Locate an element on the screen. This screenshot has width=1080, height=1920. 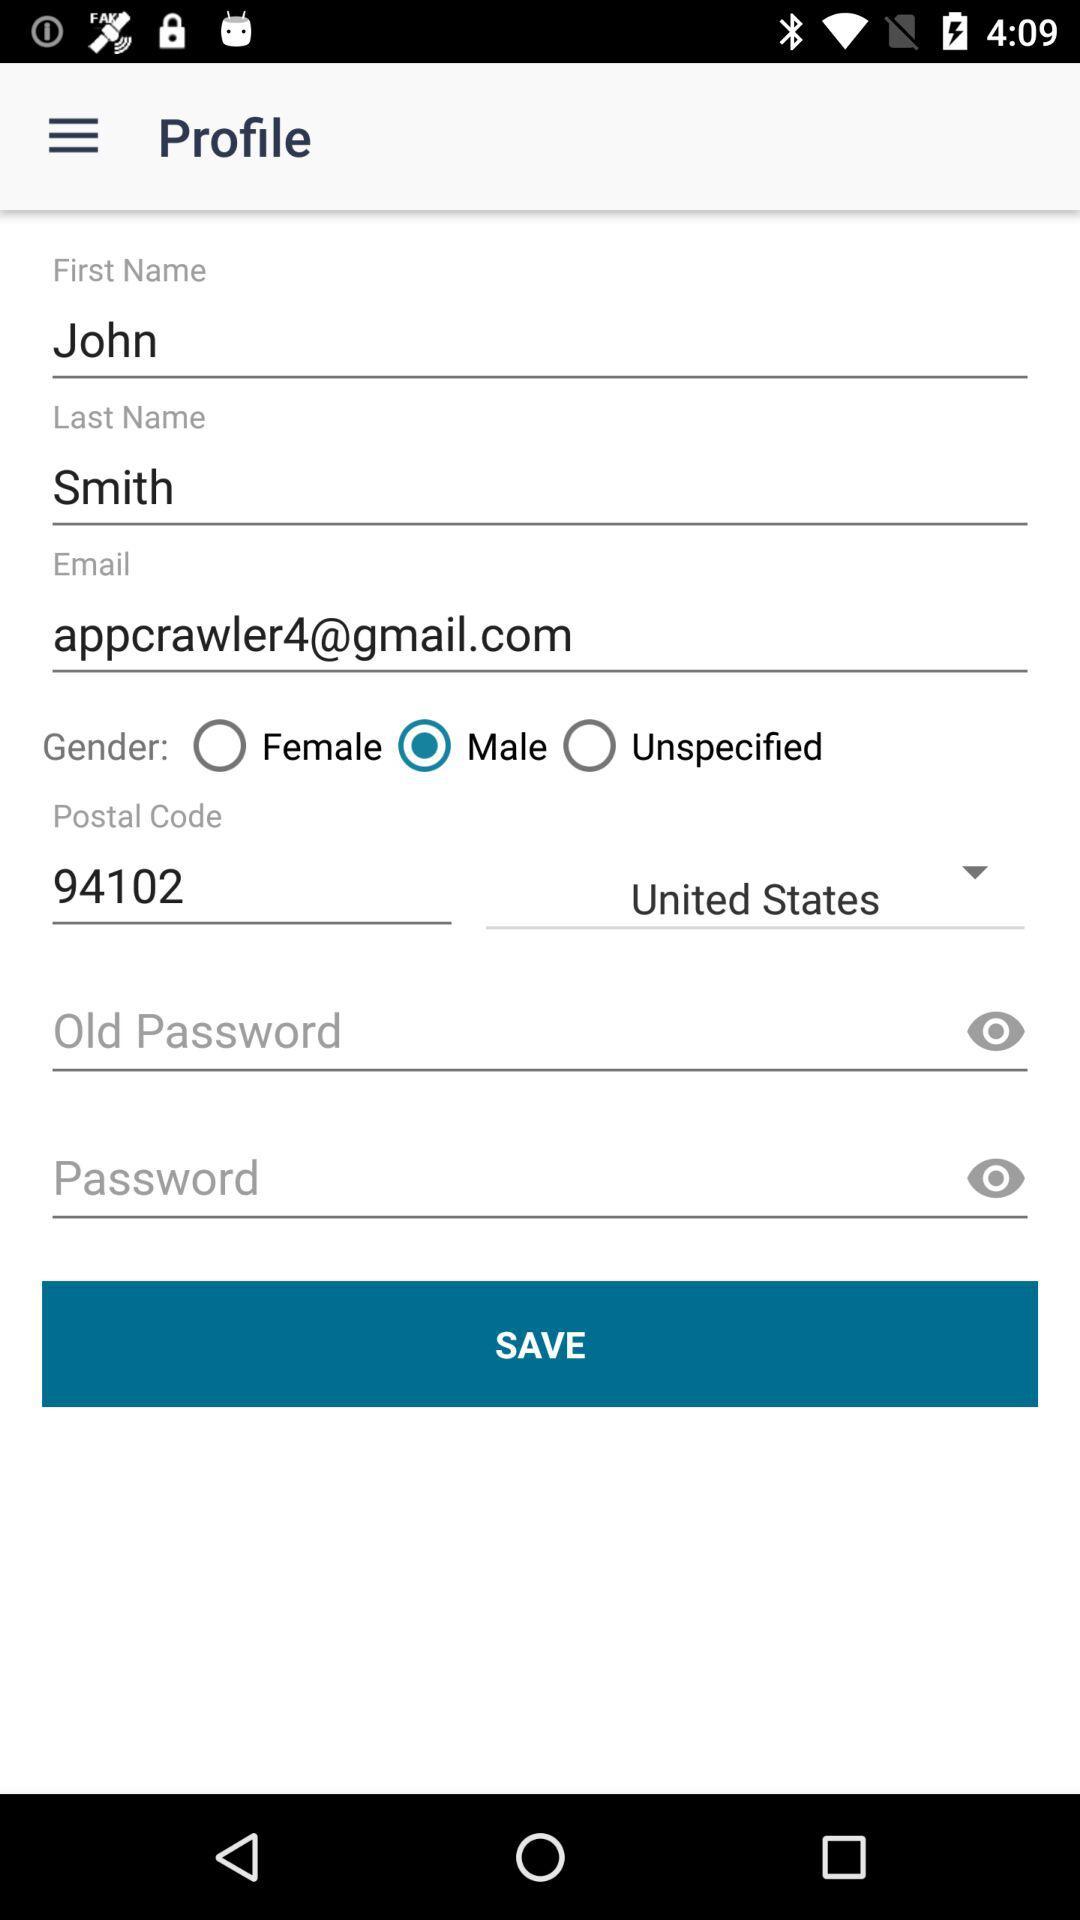
old password is located at coordinates (540, 1032).